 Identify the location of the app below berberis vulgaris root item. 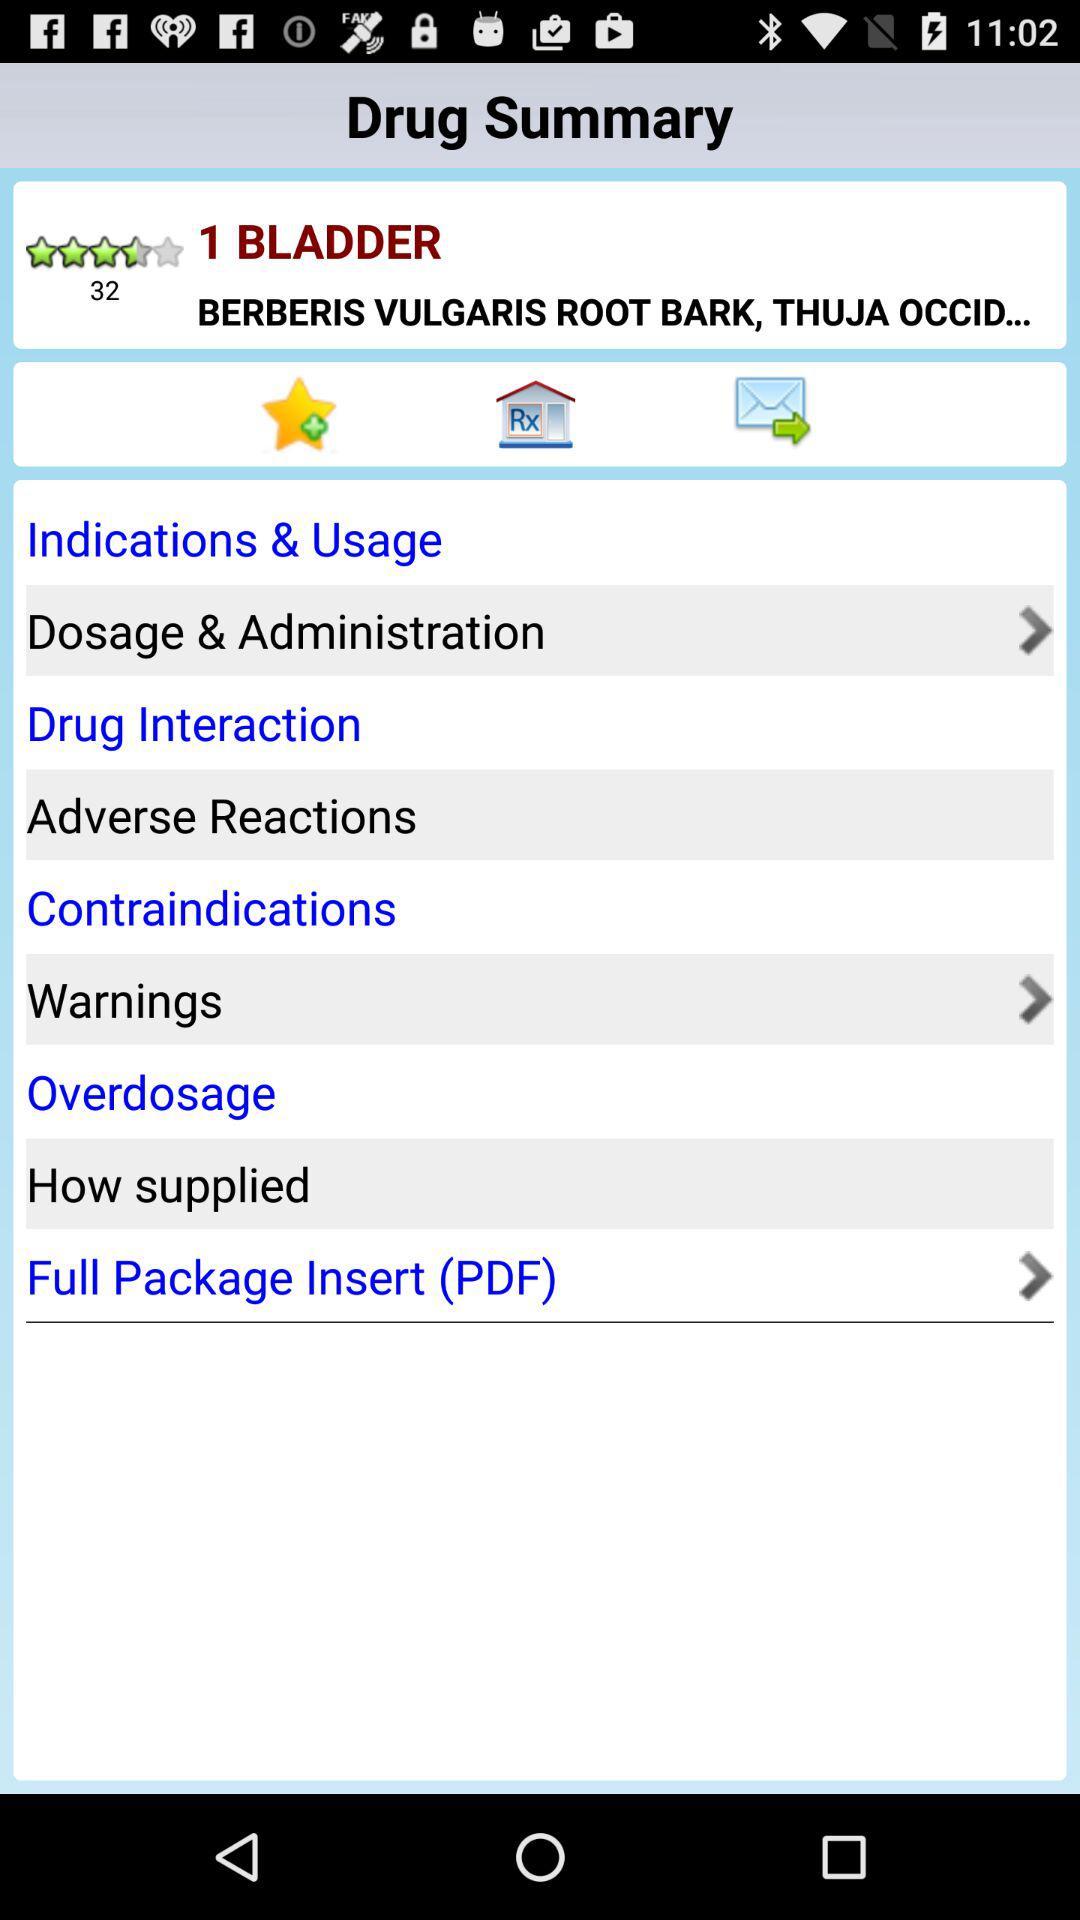
(303, 413).